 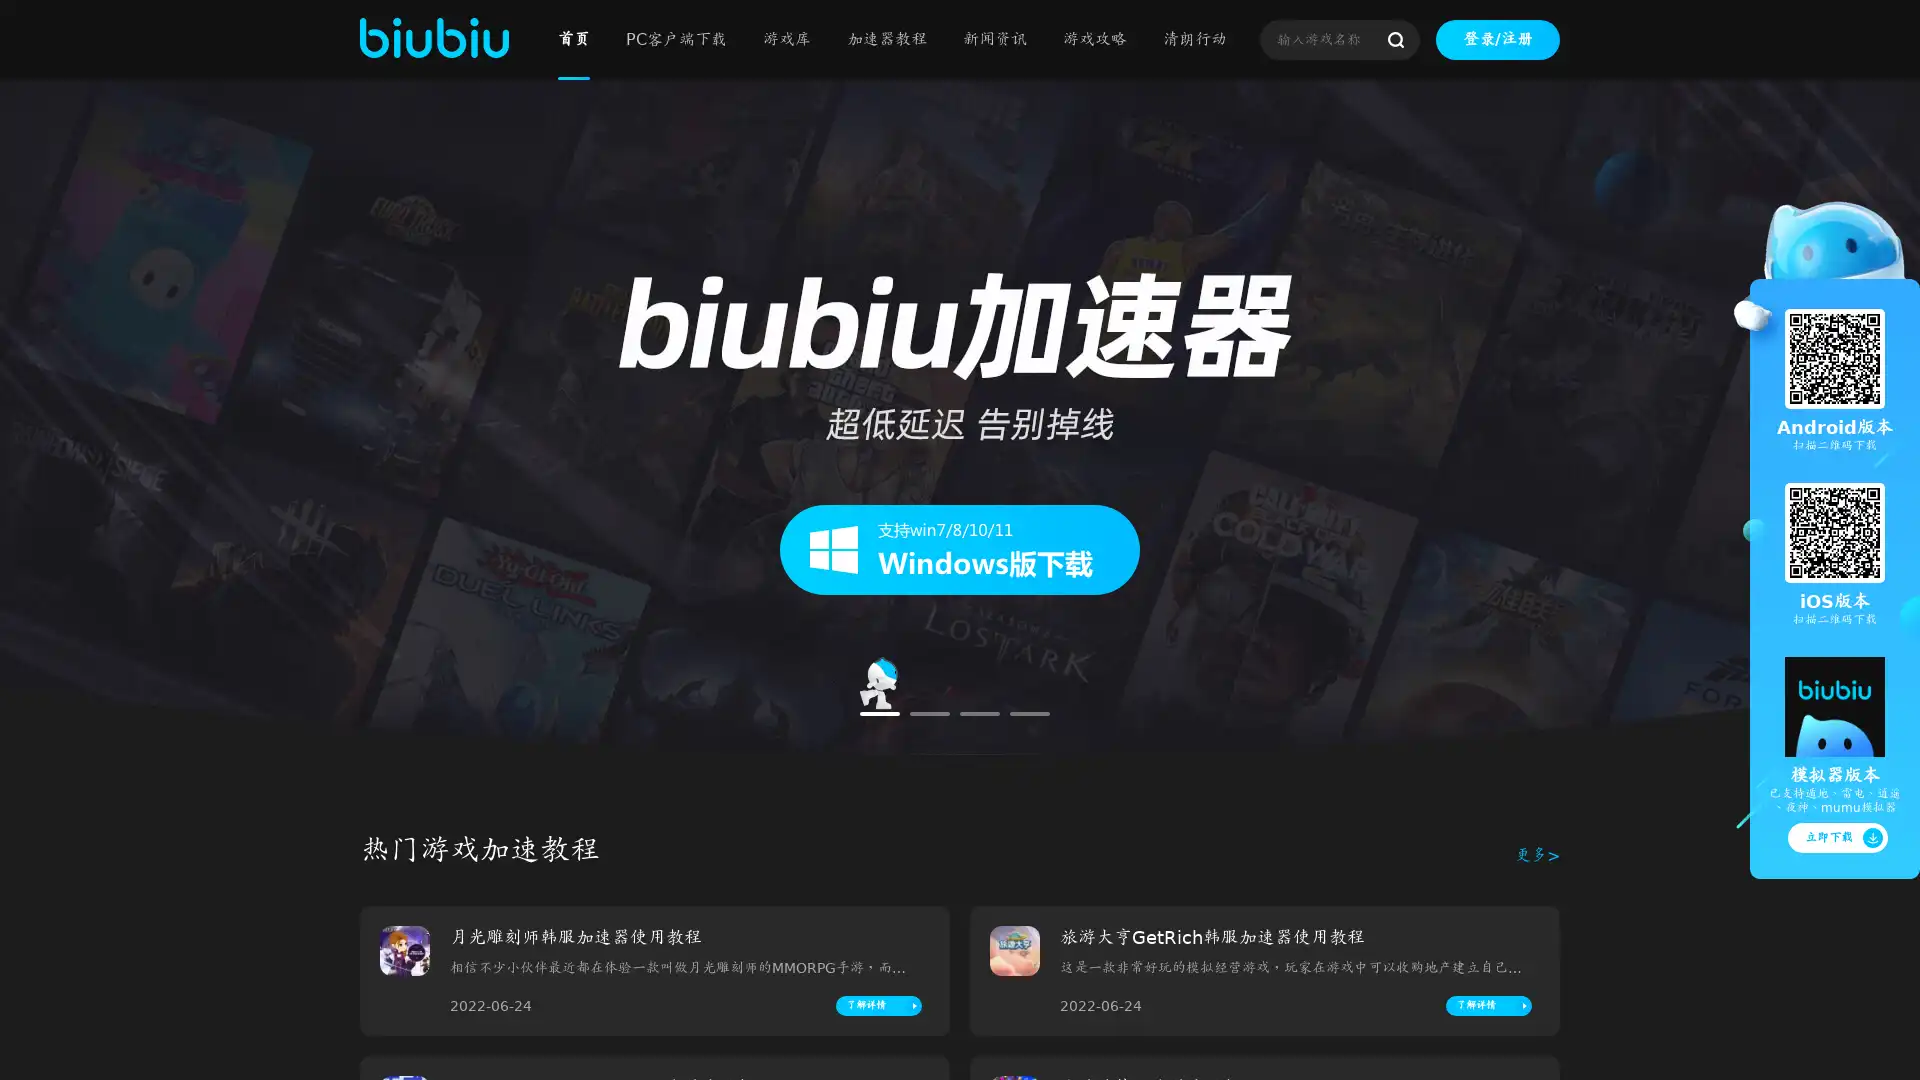 I want to click on Go to slide 3, so click(x=979, y=681).